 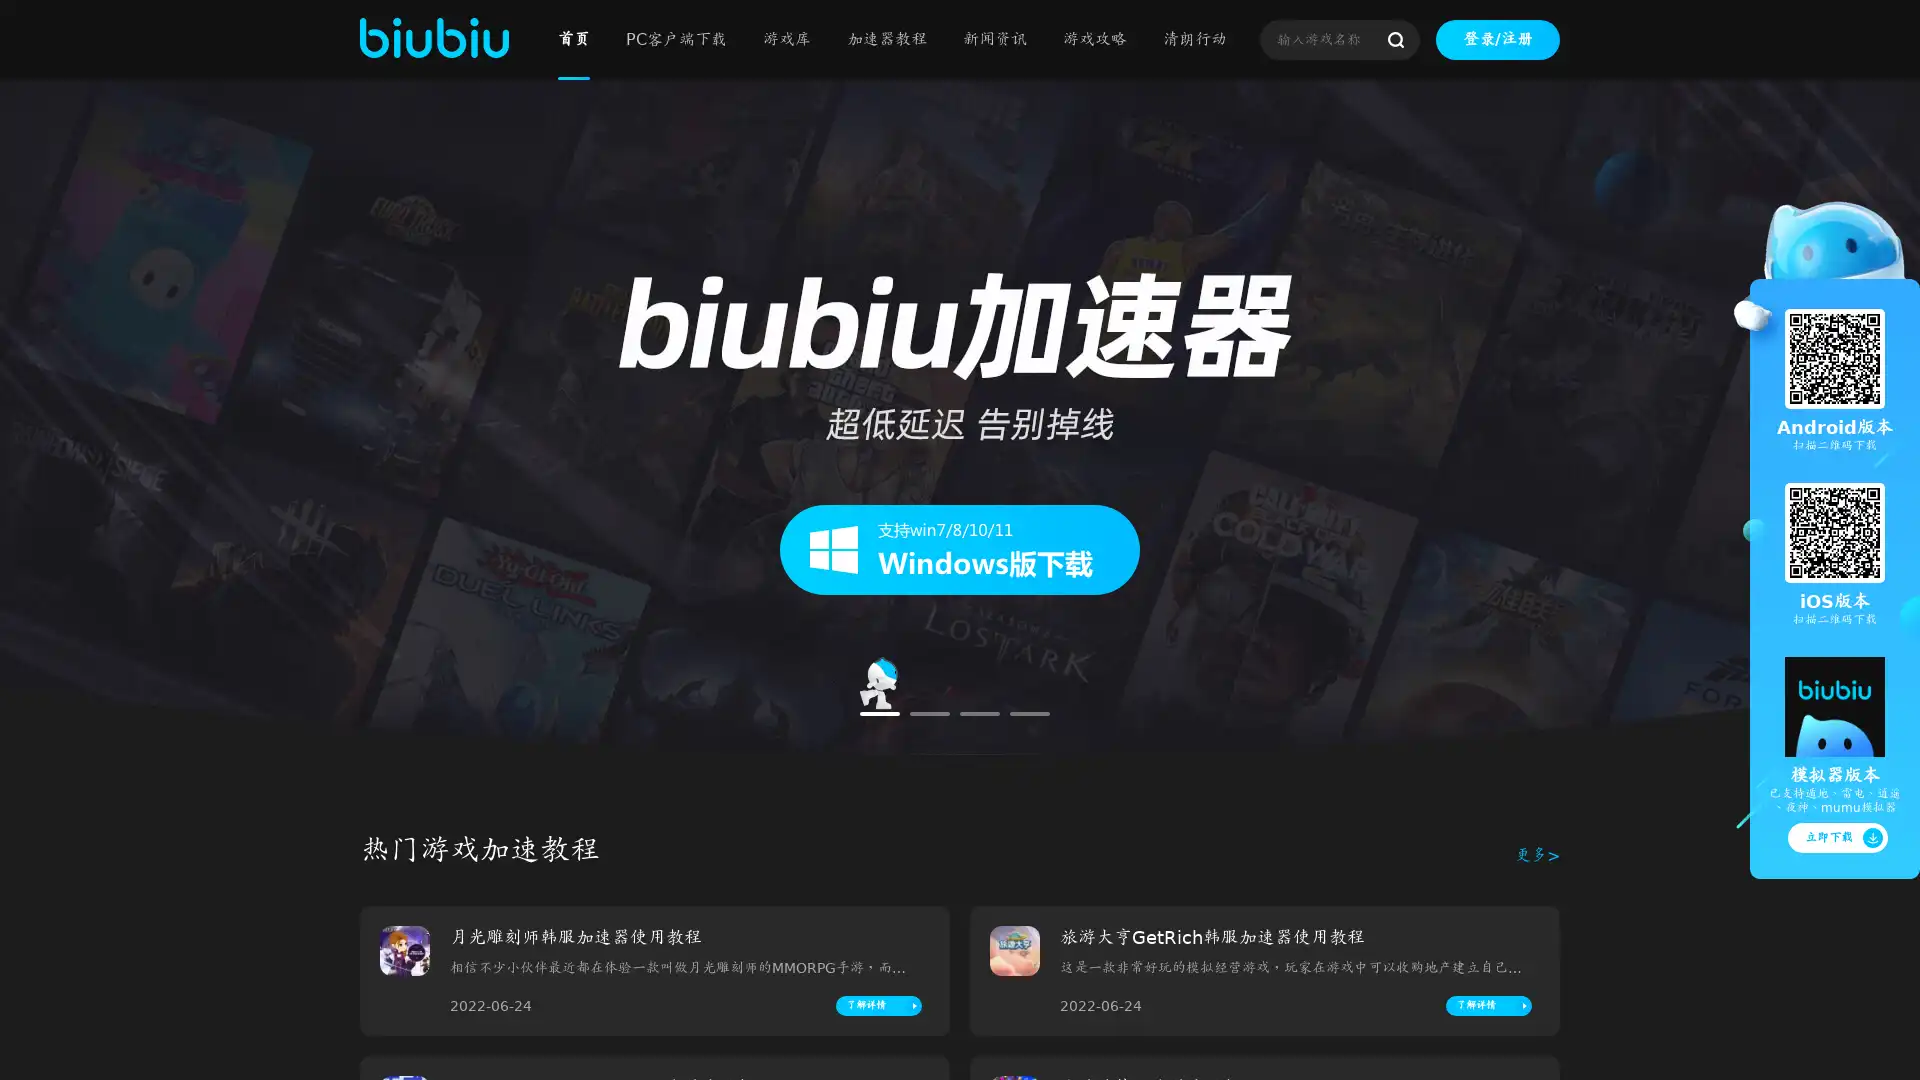 I want to click on Go to slide 3, so click(x=979, y=681).